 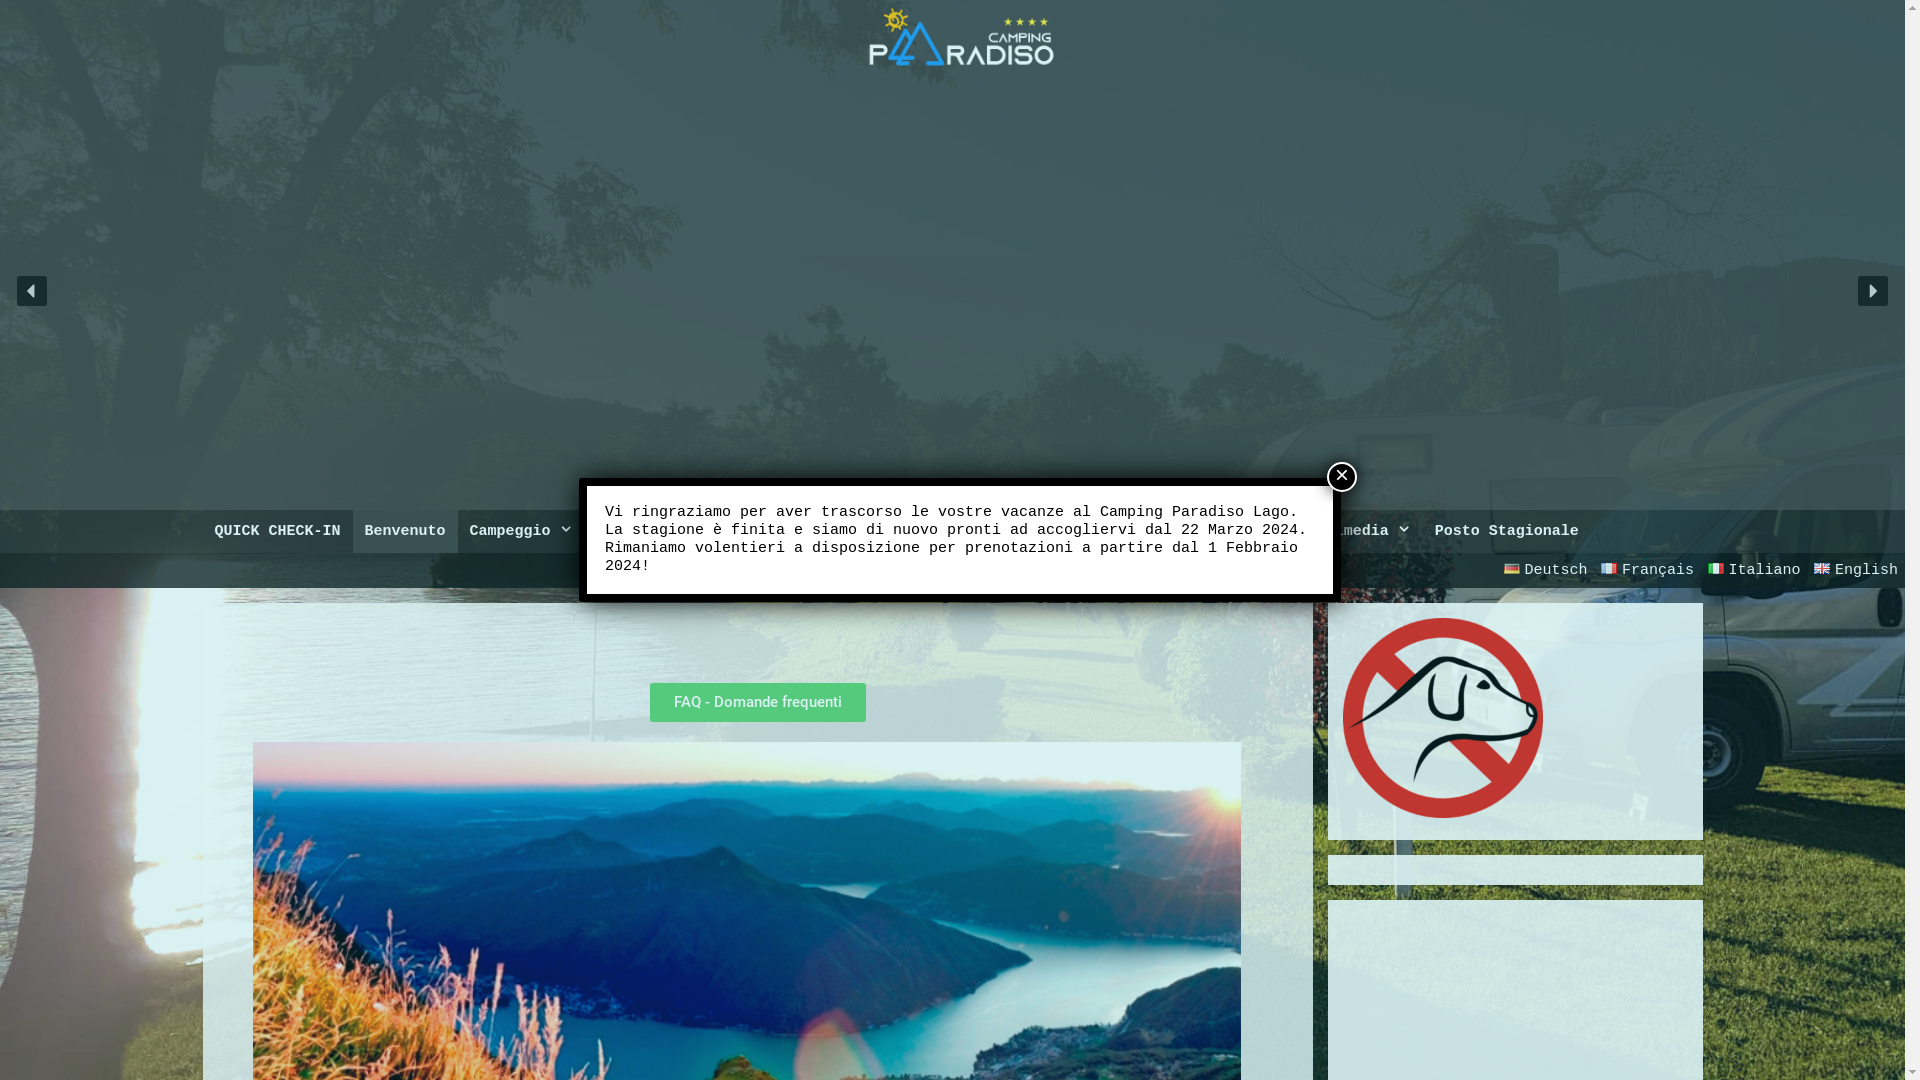 I want to click on 'Prenotazione', so click(x=662, y=530).